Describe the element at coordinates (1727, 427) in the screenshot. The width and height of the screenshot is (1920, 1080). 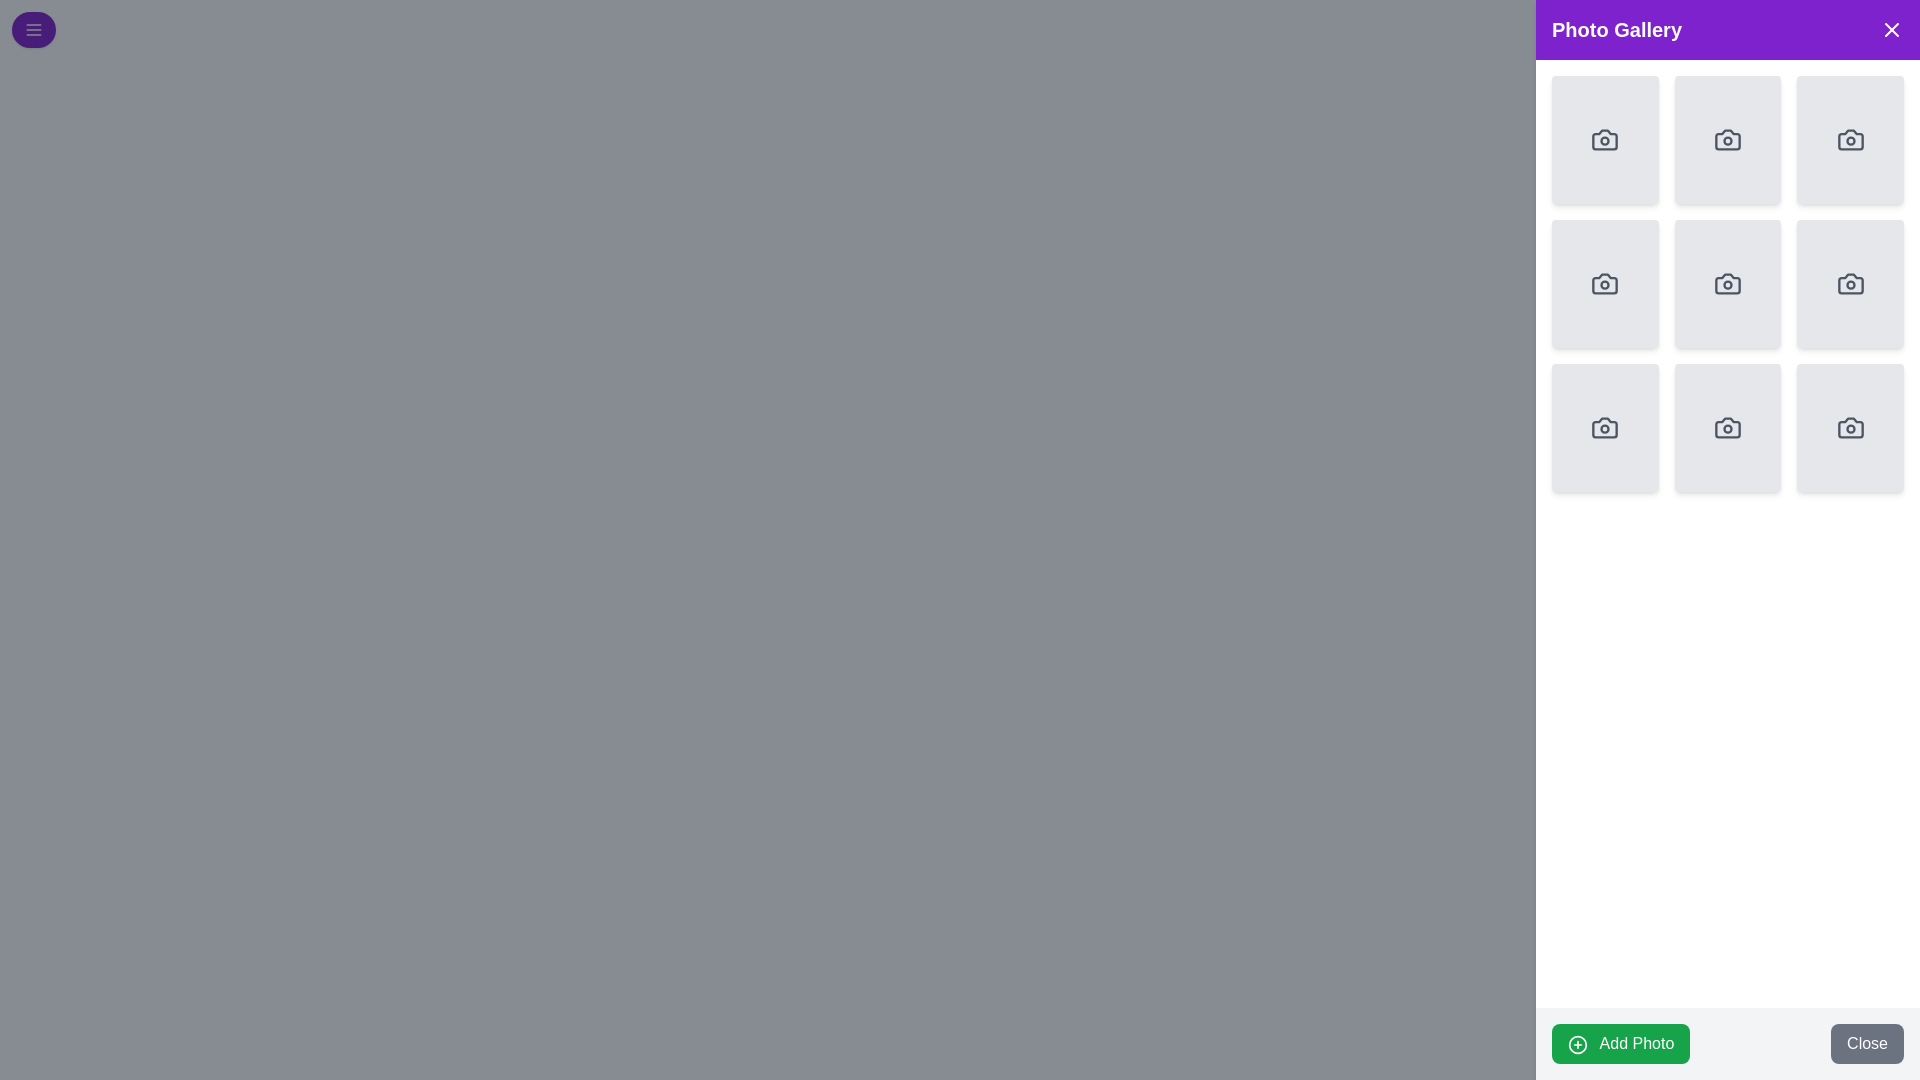
I see `the clickable tile in the bottom row and middle column of the photo gallery, which features a centered camera icon on a soft gray background` at that location.